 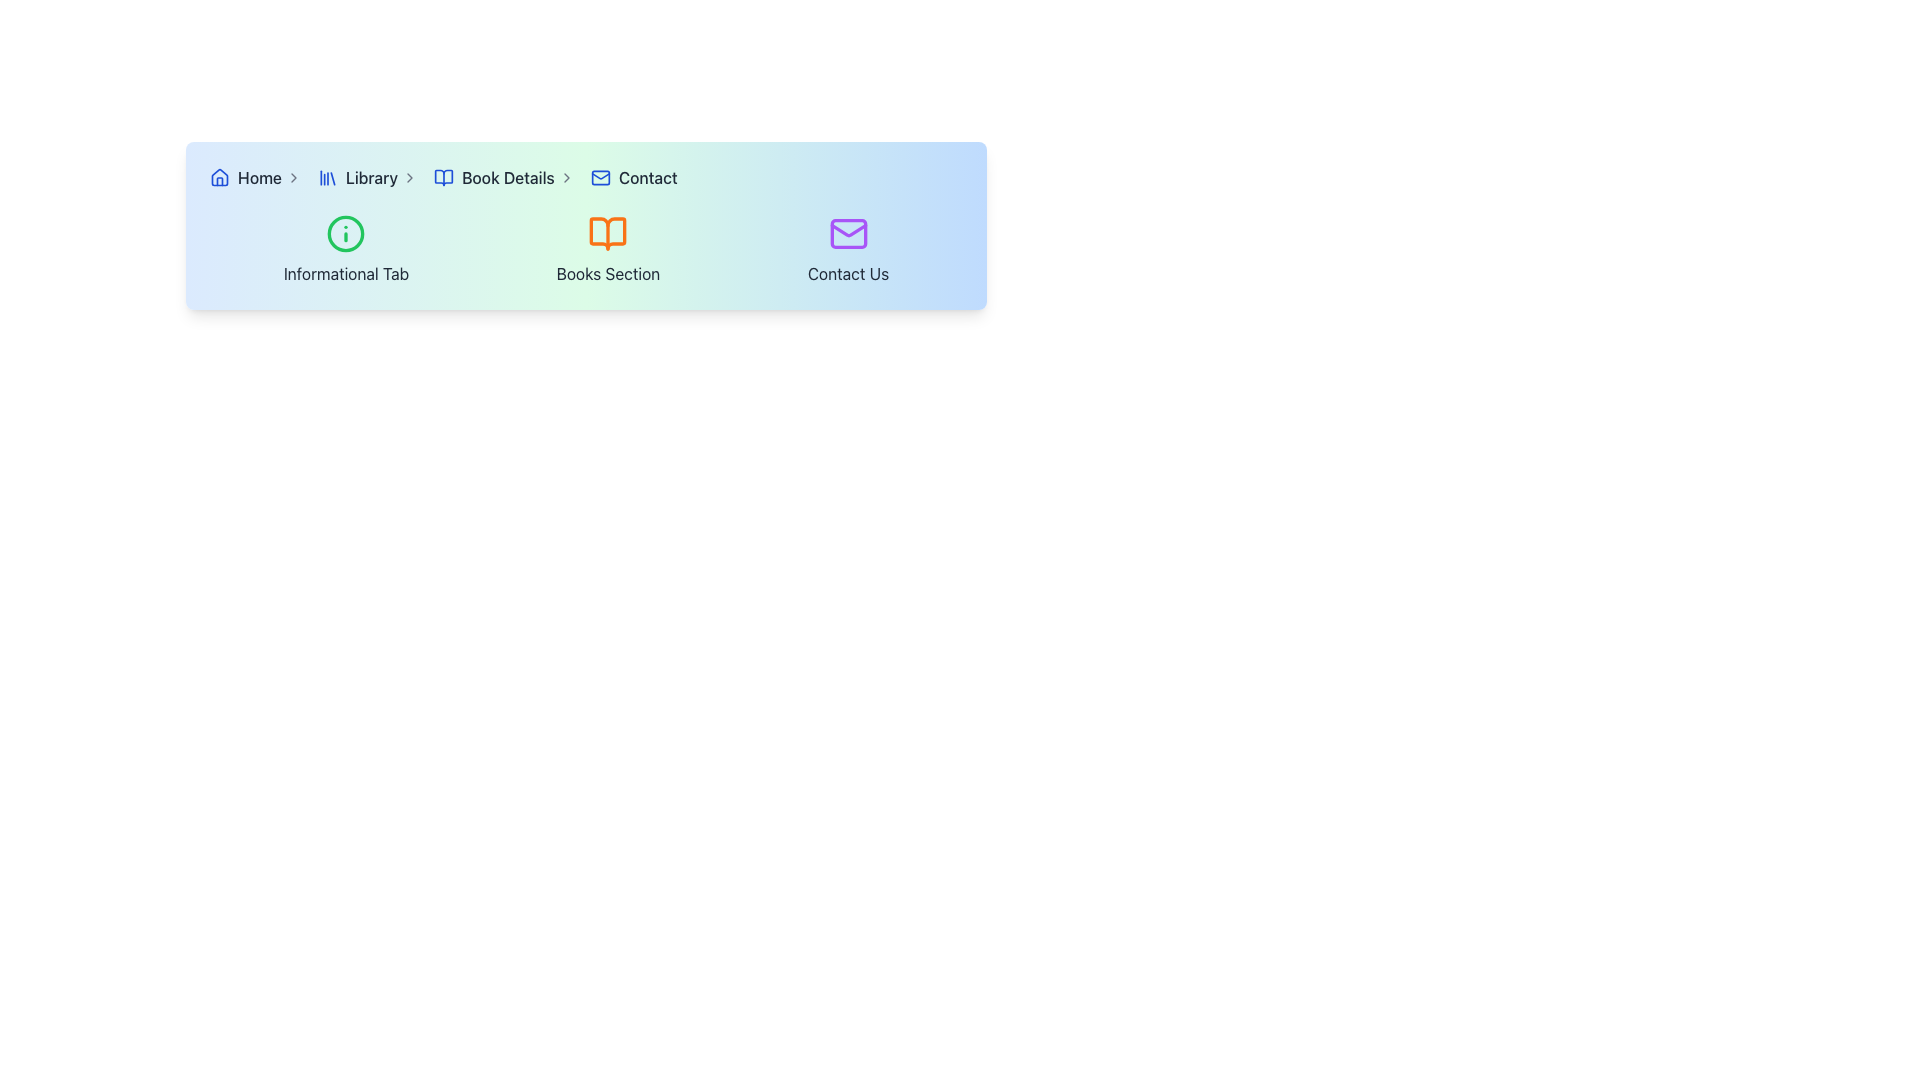 I want to click on the representational 'Books Section' icon in the navigation bar, which visually identifies the section and has no interactive functionality, so click(x=607, y=233).